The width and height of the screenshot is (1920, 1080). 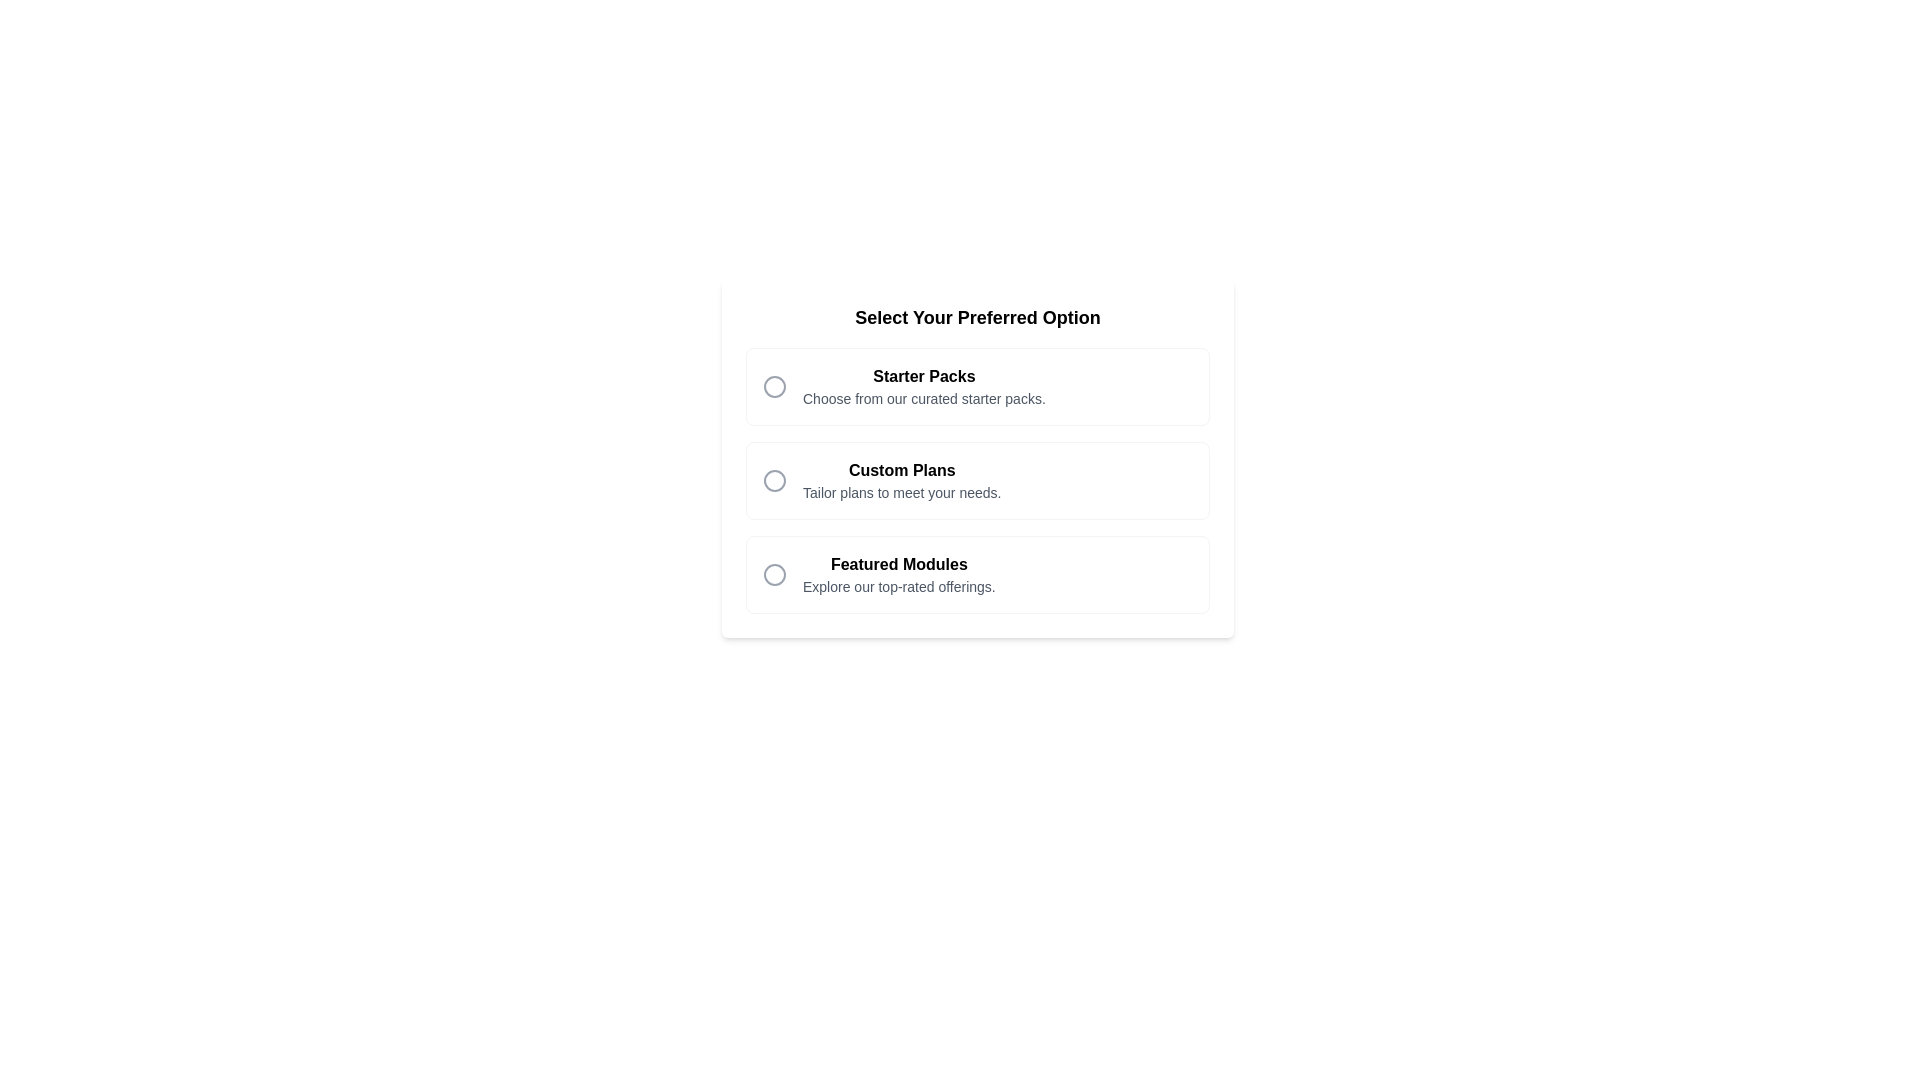 I want to click on the 'Starter Packs' label, which is prominently styled in bold font and positioned above the text 'Choose from our curated starter packs.', so click(x=923, y=377).